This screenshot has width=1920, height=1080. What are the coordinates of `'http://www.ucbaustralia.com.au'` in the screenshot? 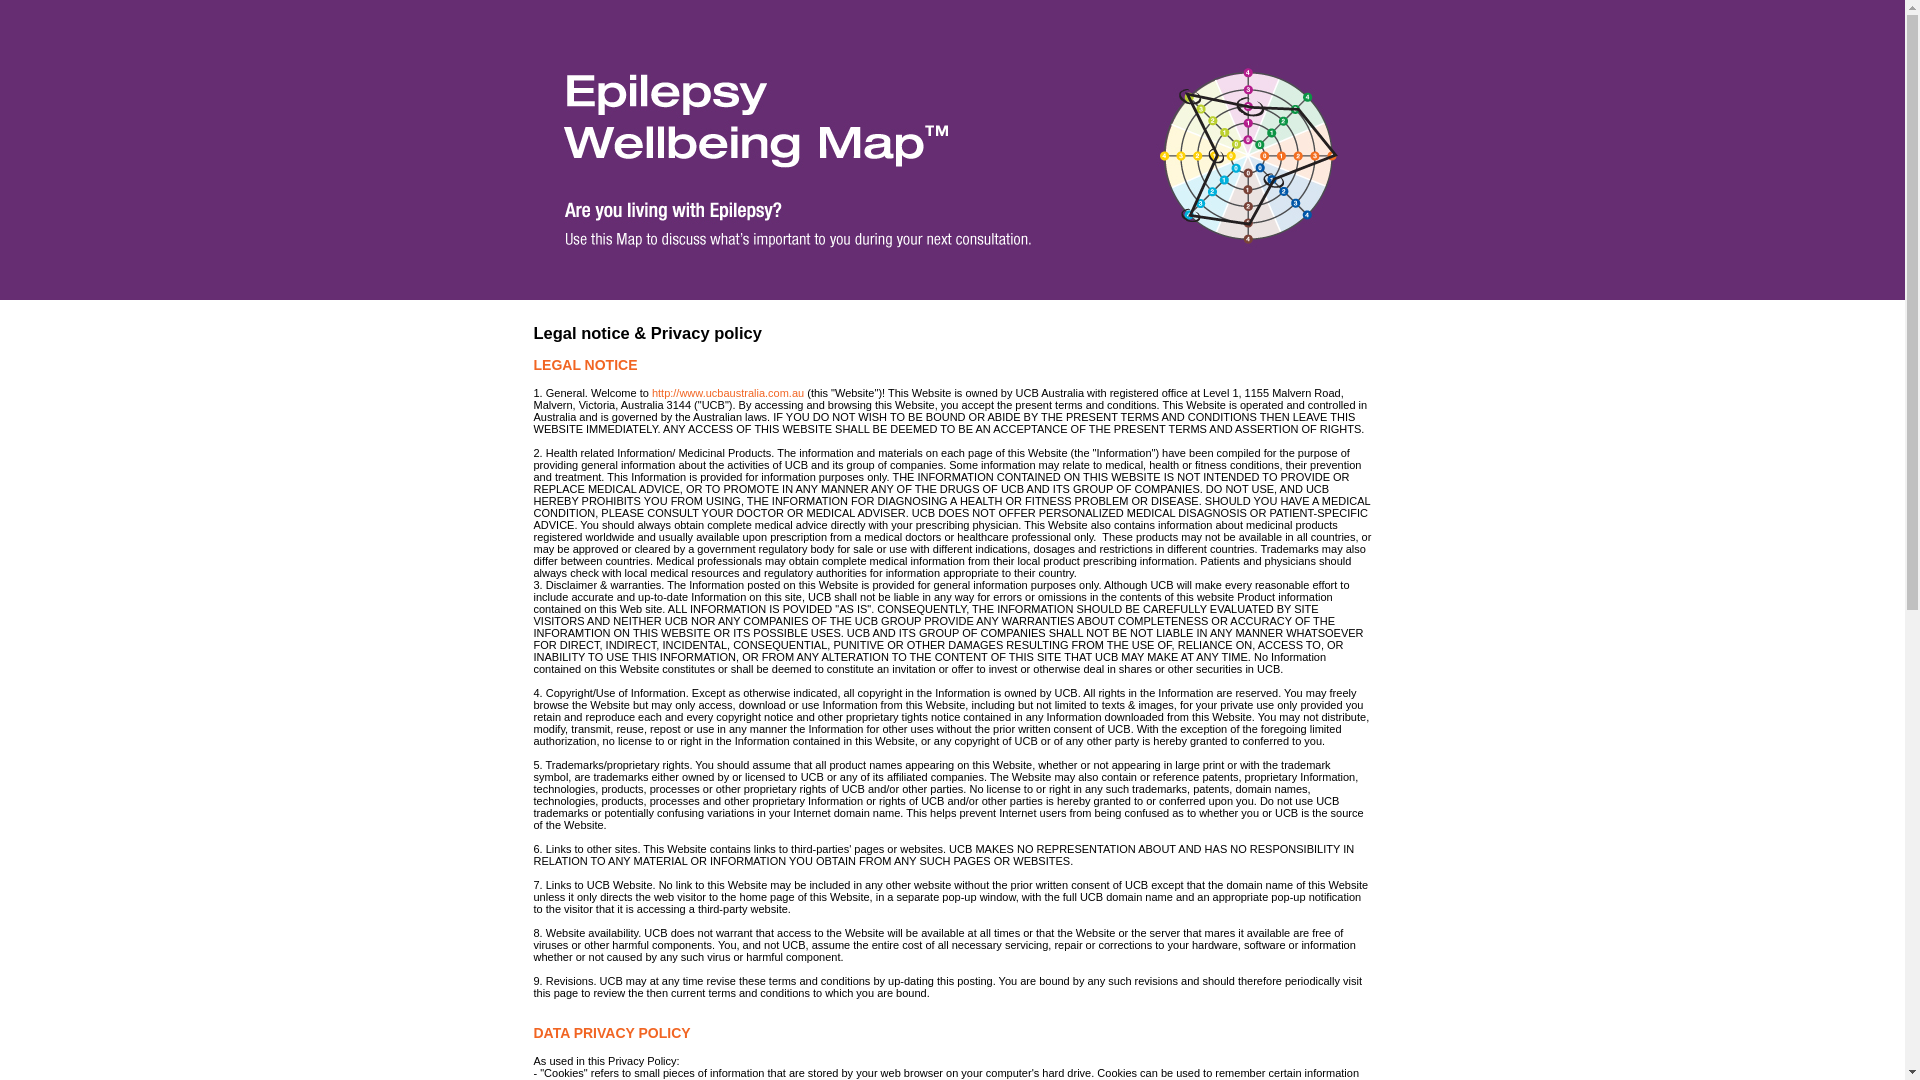 It's located at (727, 393).